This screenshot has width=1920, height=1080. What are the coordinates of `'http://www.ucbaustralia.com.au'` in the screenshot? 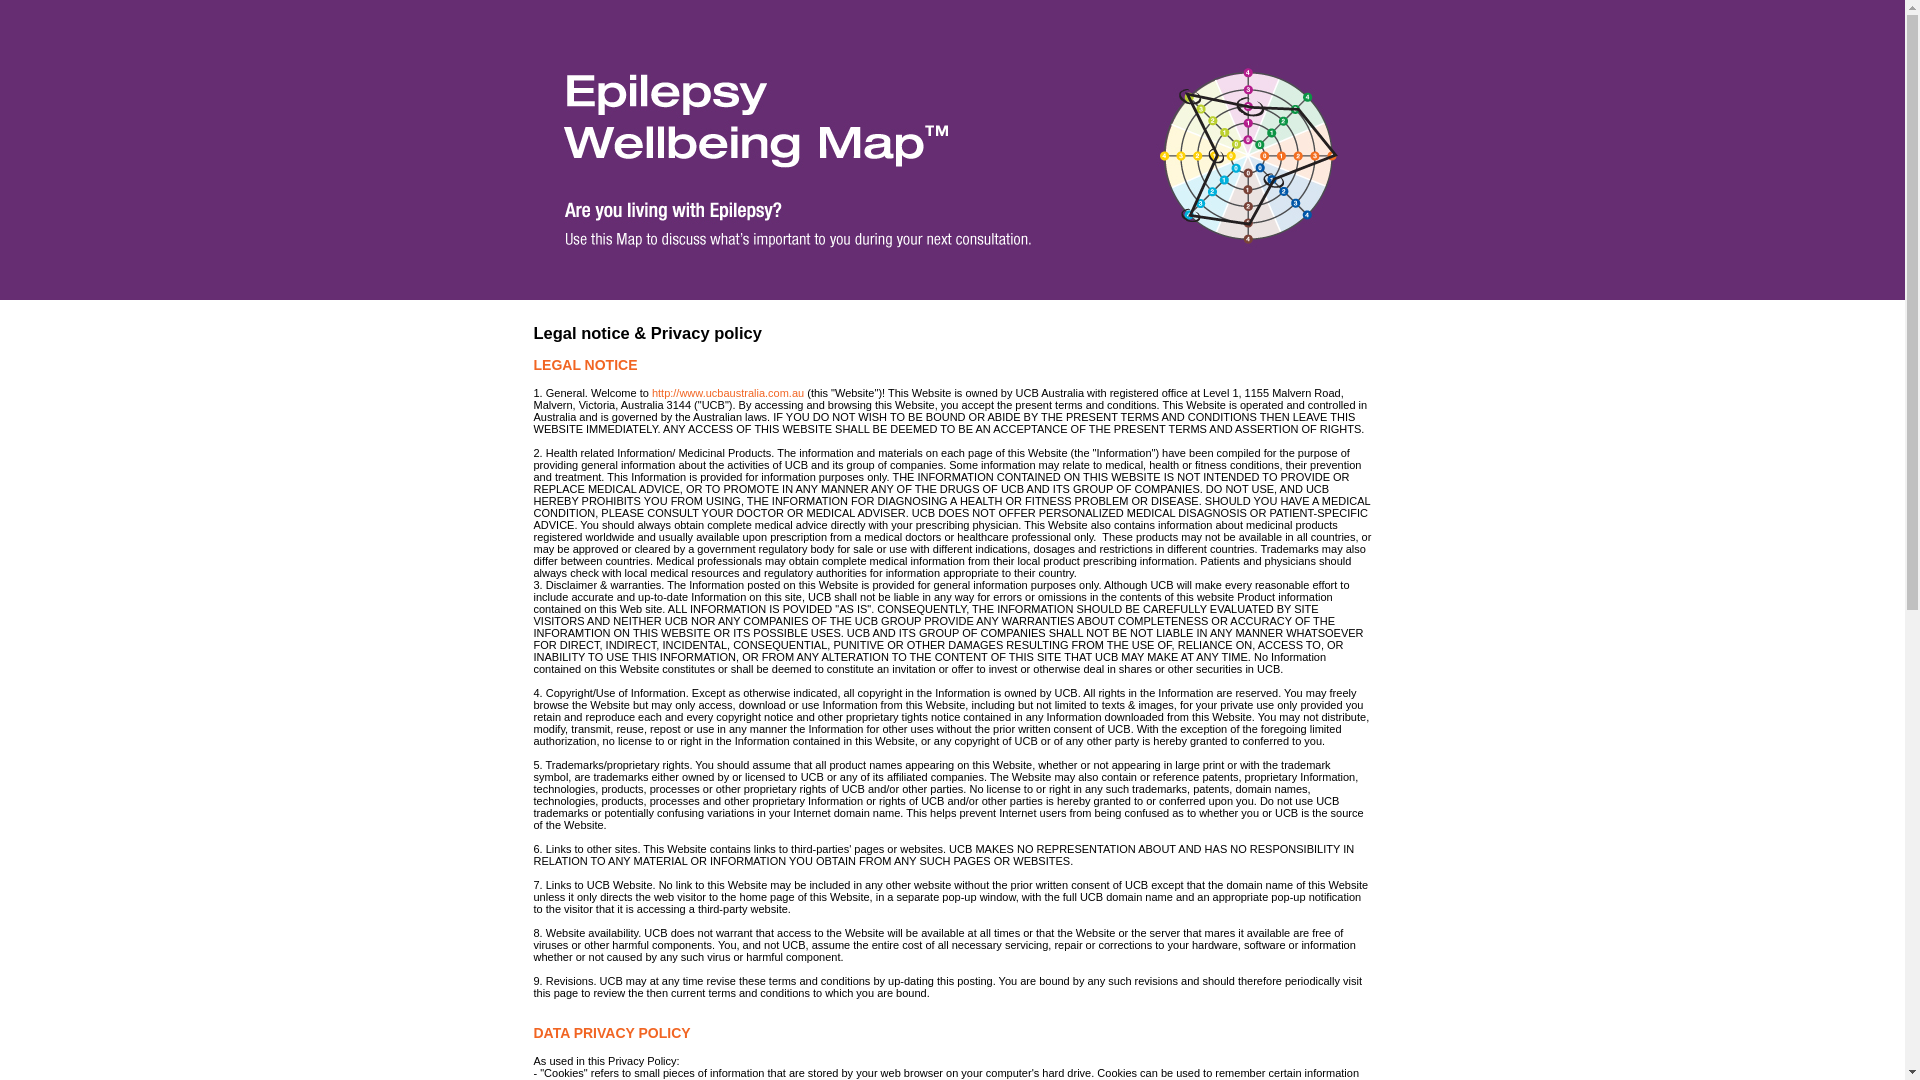 It's located at (727, 393).